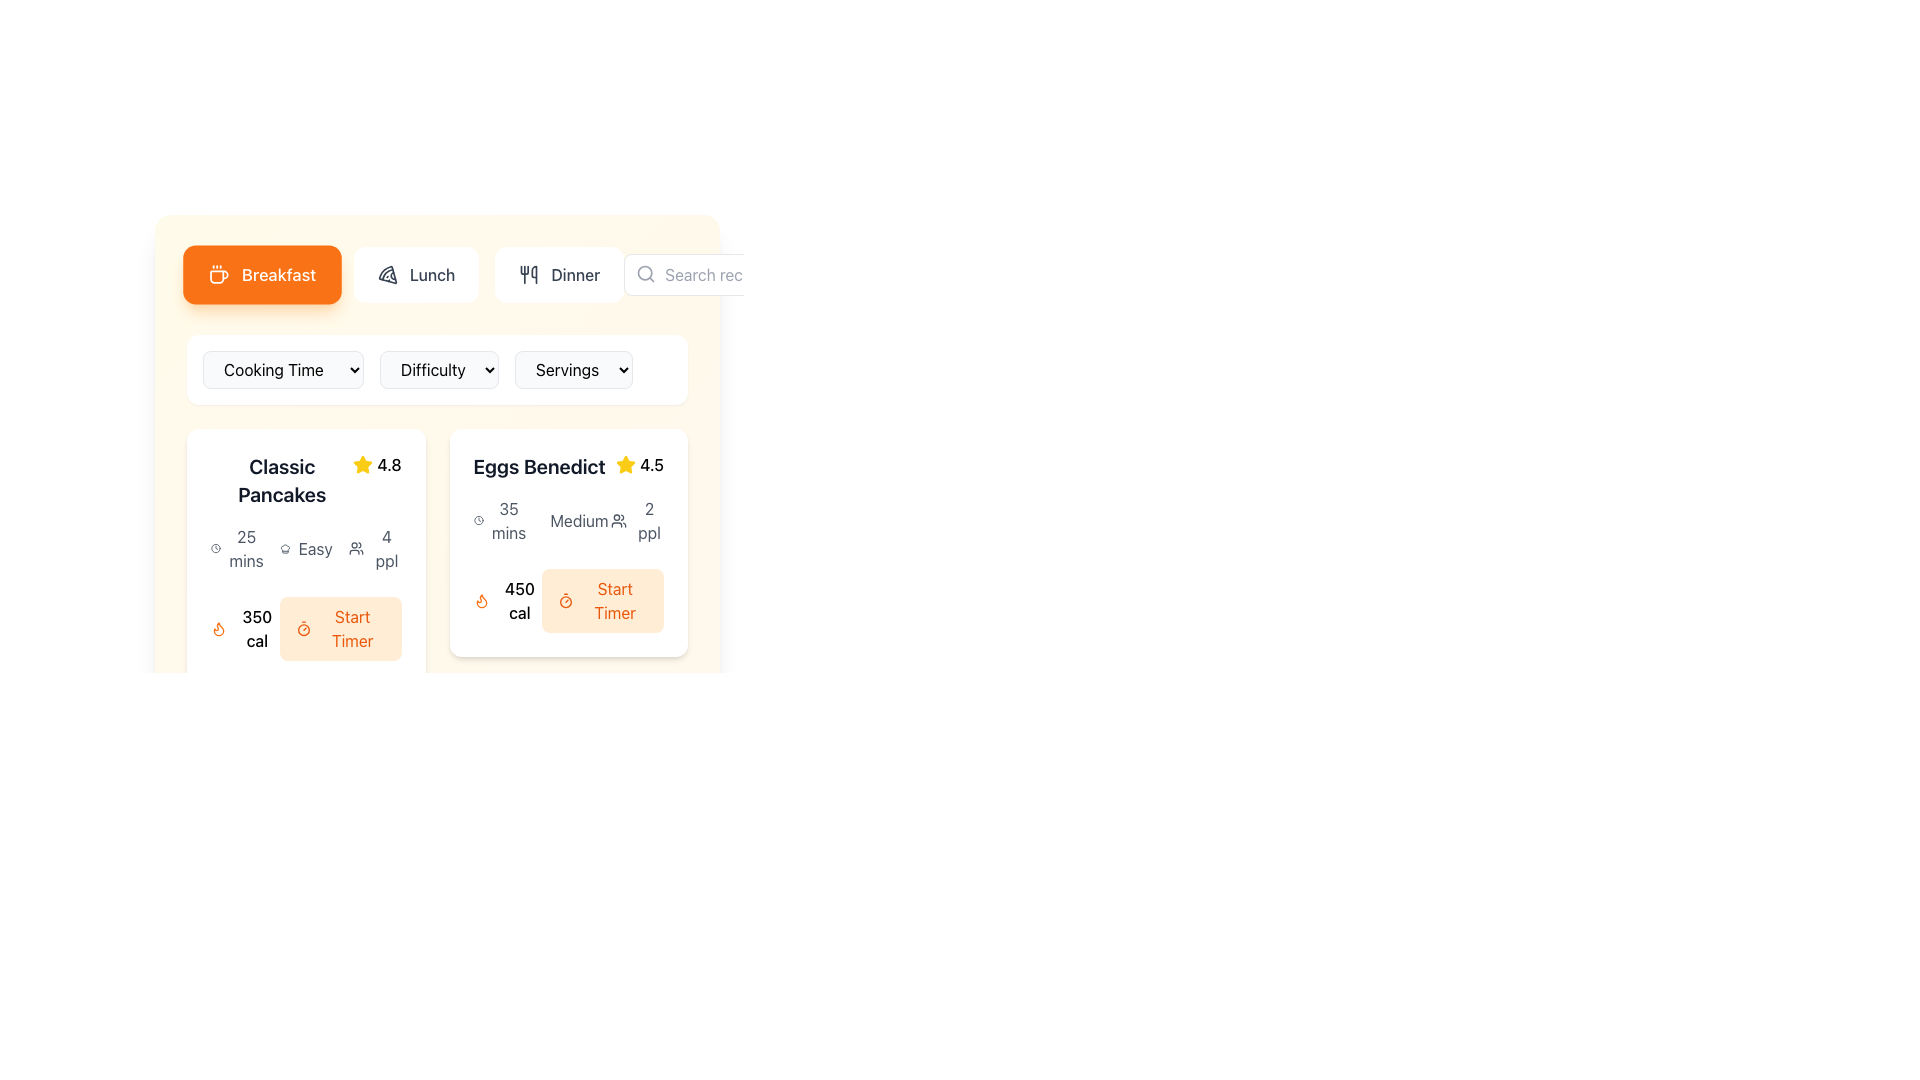 This screenshot has width=1920, height=1080. Describe the element at coordinates (438, 370) in the screenshot. I see `the 'Difficulty' dropdown menu, which is styled as a button with rounded corners and a light gray background` at that location.